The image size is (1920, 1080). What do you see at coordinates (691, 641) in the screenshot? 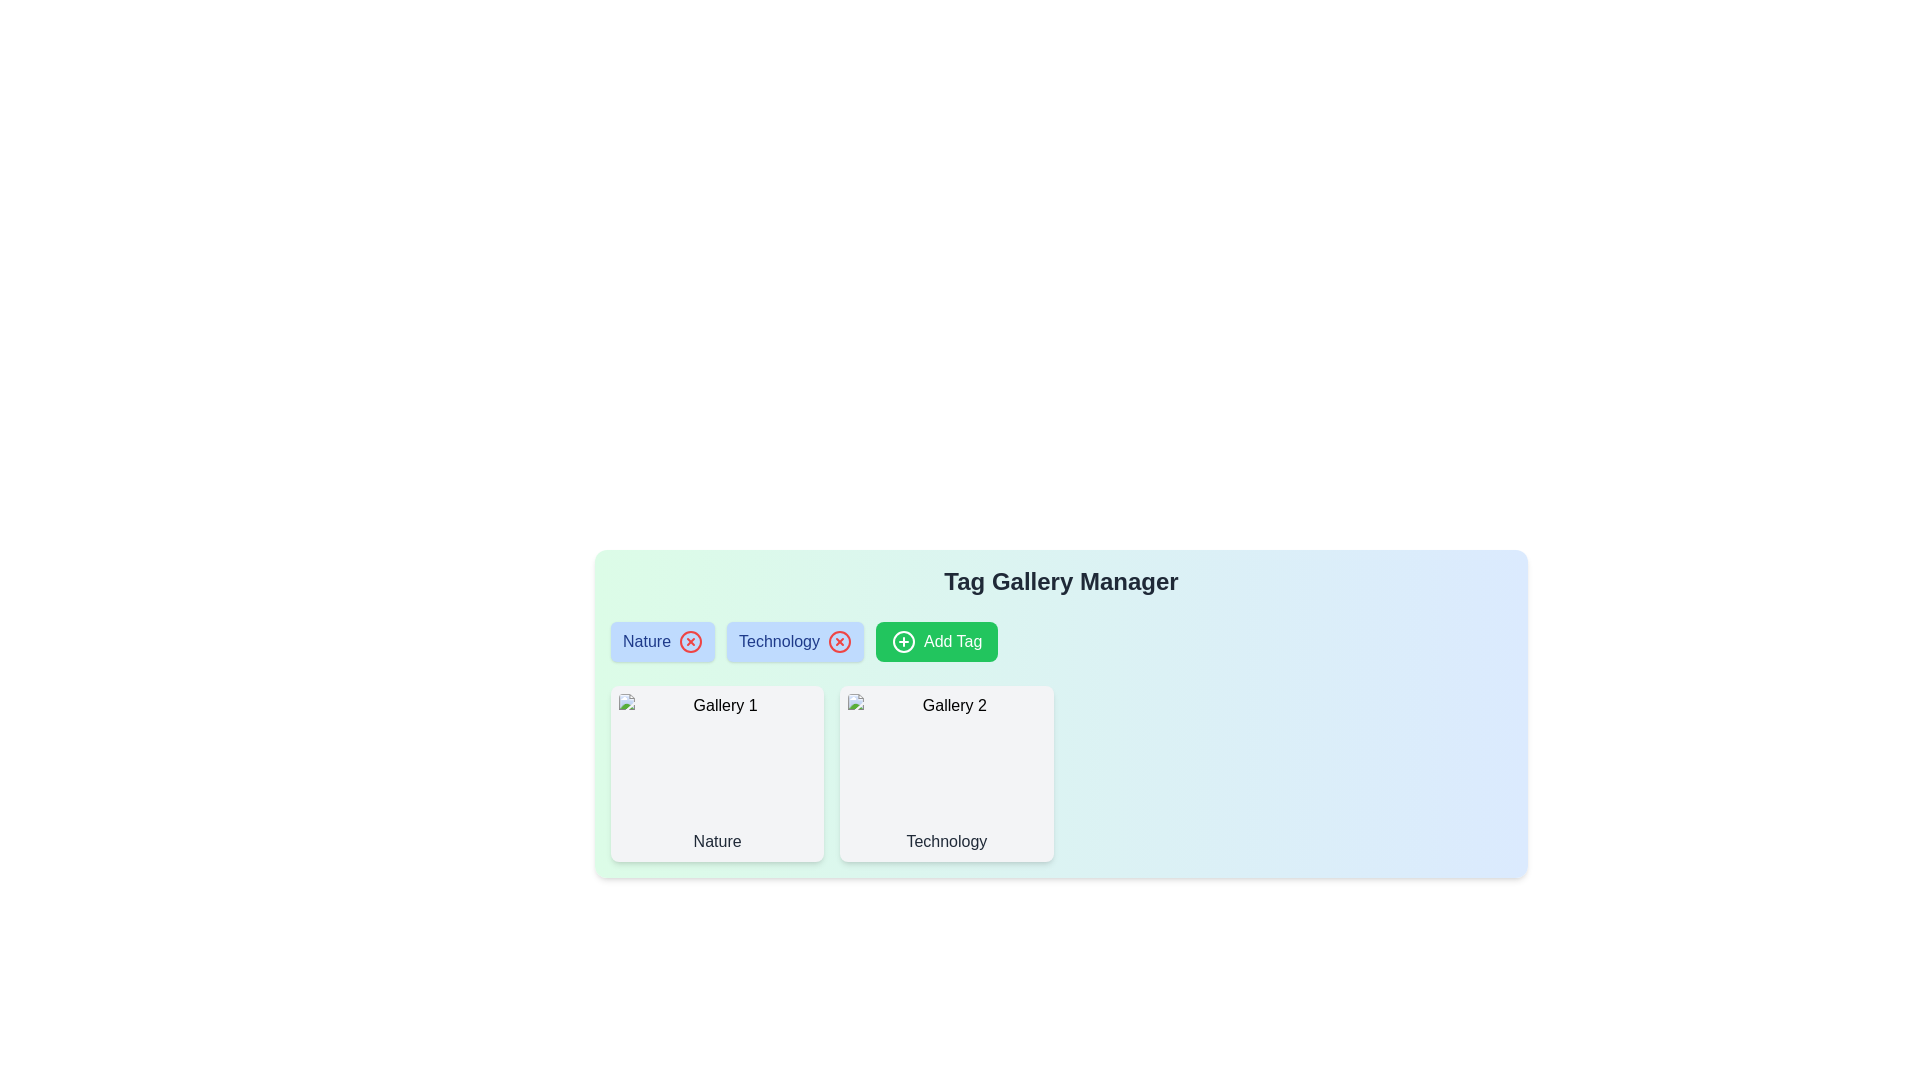
I see `the delete button positioned to the right of the 'Nature' tag` at bounding box center [691, 641].